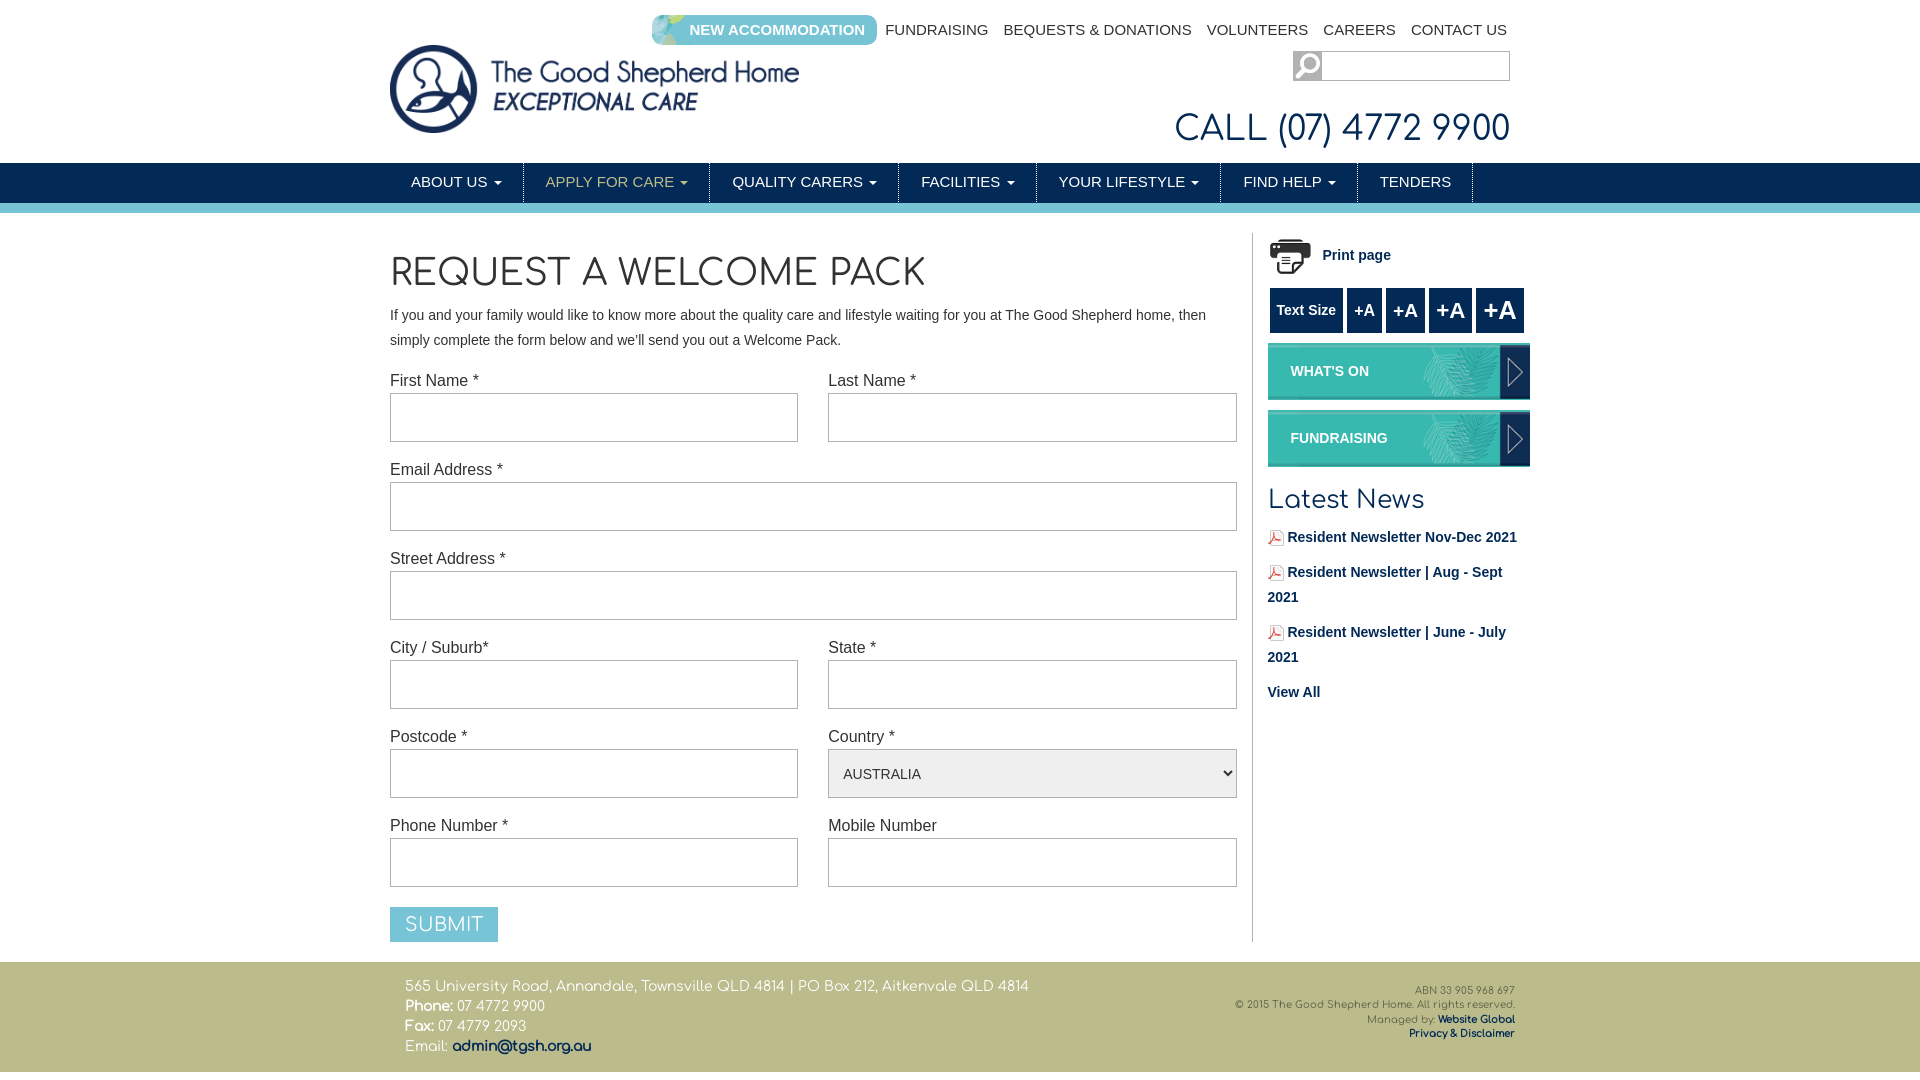 The height and width of the screenshot is (1080, 1920). I want to click on 'BEQUESTS & DONATIONS', so click(1097, 30).